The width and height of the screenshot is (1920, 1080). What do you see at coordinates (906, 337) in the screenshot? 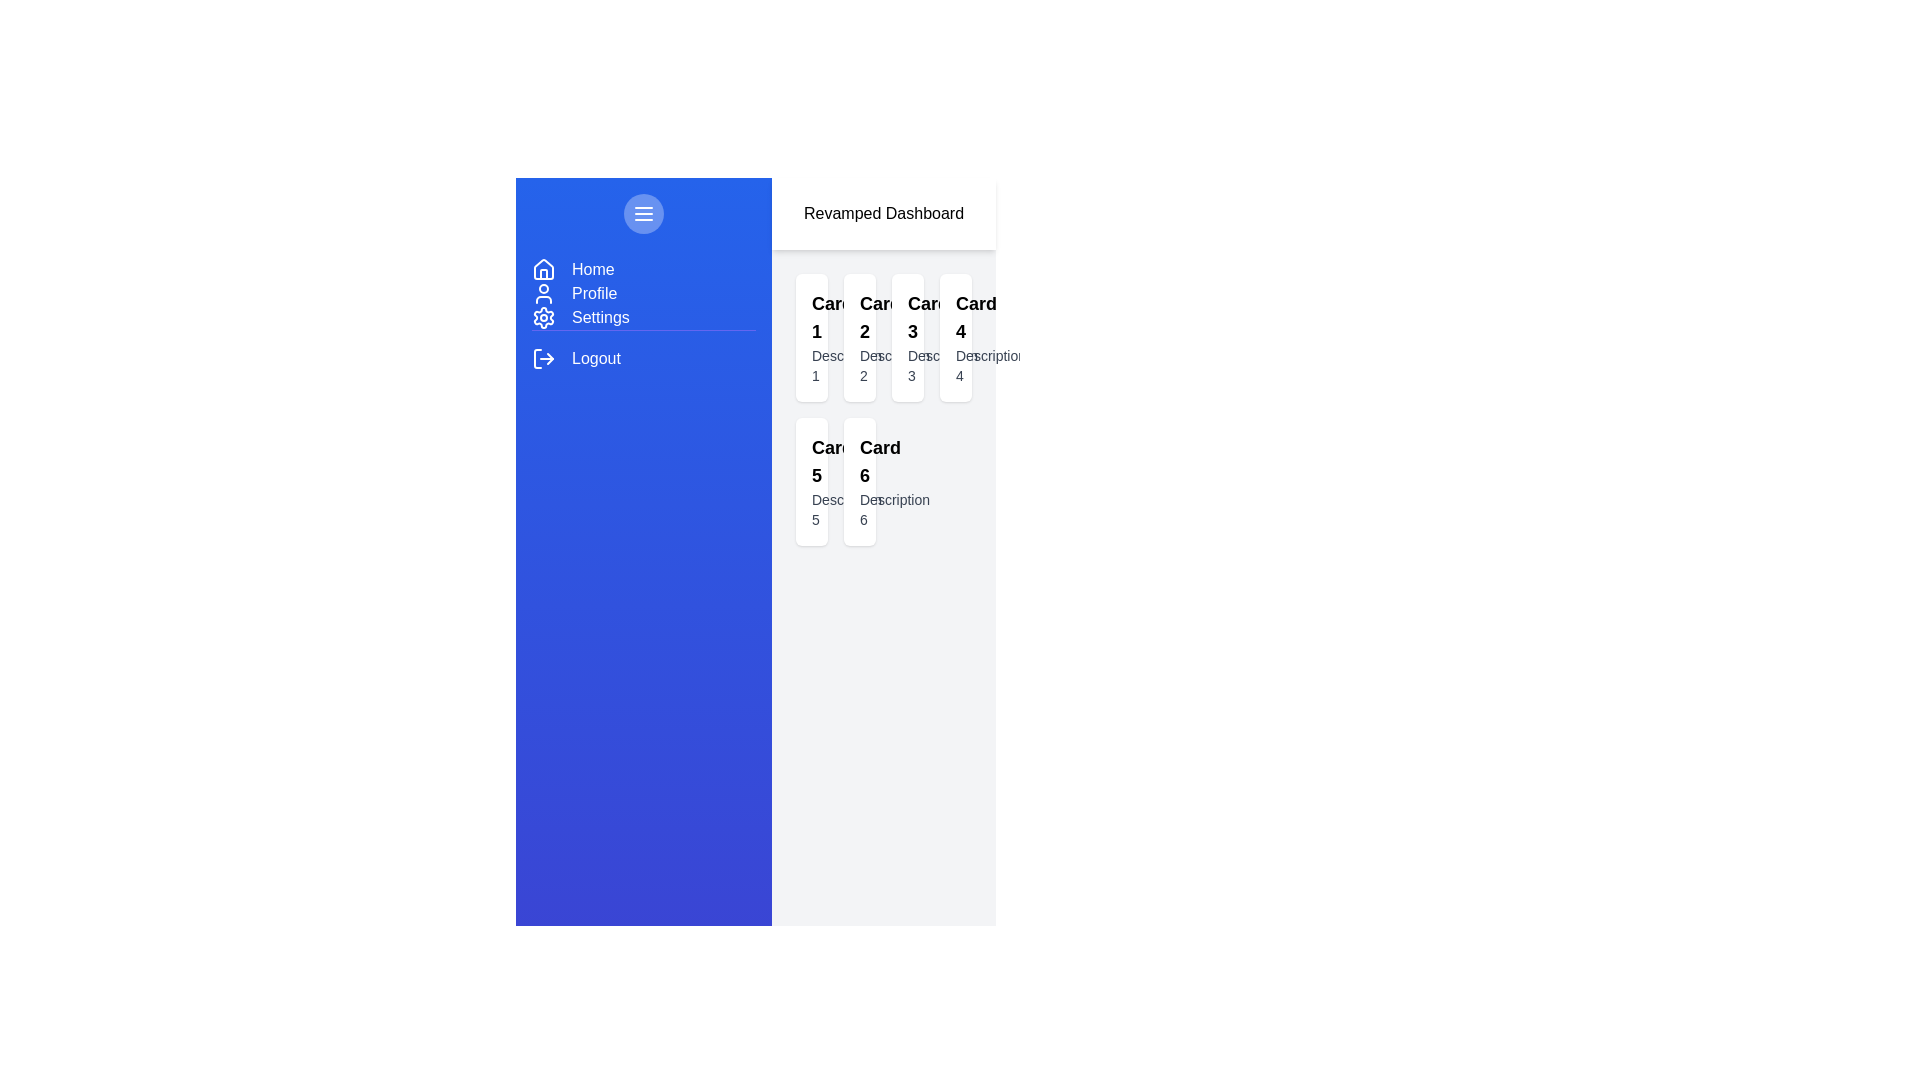
I see `the rectangular card titled 'Card 3' with a white background, located in the third column of the first row in the grid layout of six cards` at bounding box center [906, 337].